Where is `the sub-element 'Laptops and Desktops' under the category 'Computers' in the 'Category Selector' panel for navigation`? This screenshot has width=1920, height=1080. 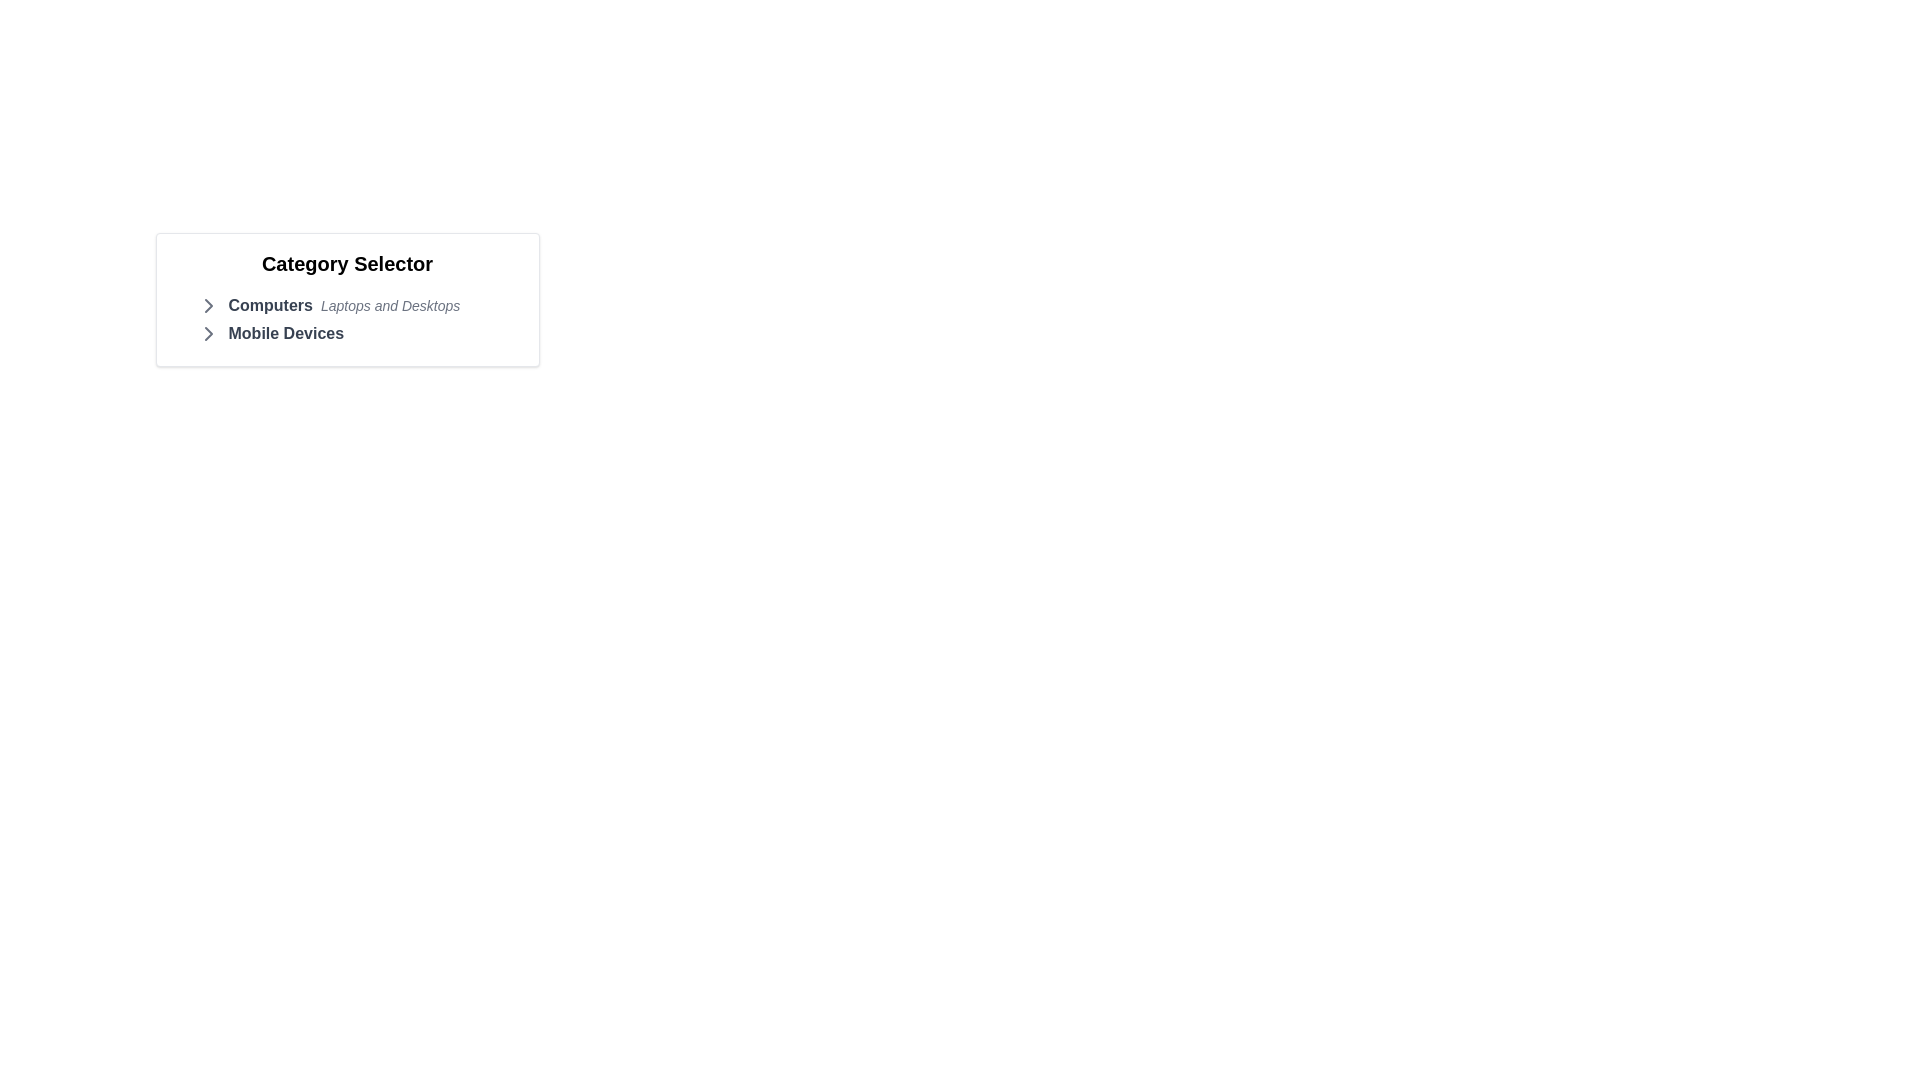 the sub-element 'Laptops and Desktops' under the category 'Computers' in the 'Category Selector' panel for navigation is located at coordinates (347, 319).